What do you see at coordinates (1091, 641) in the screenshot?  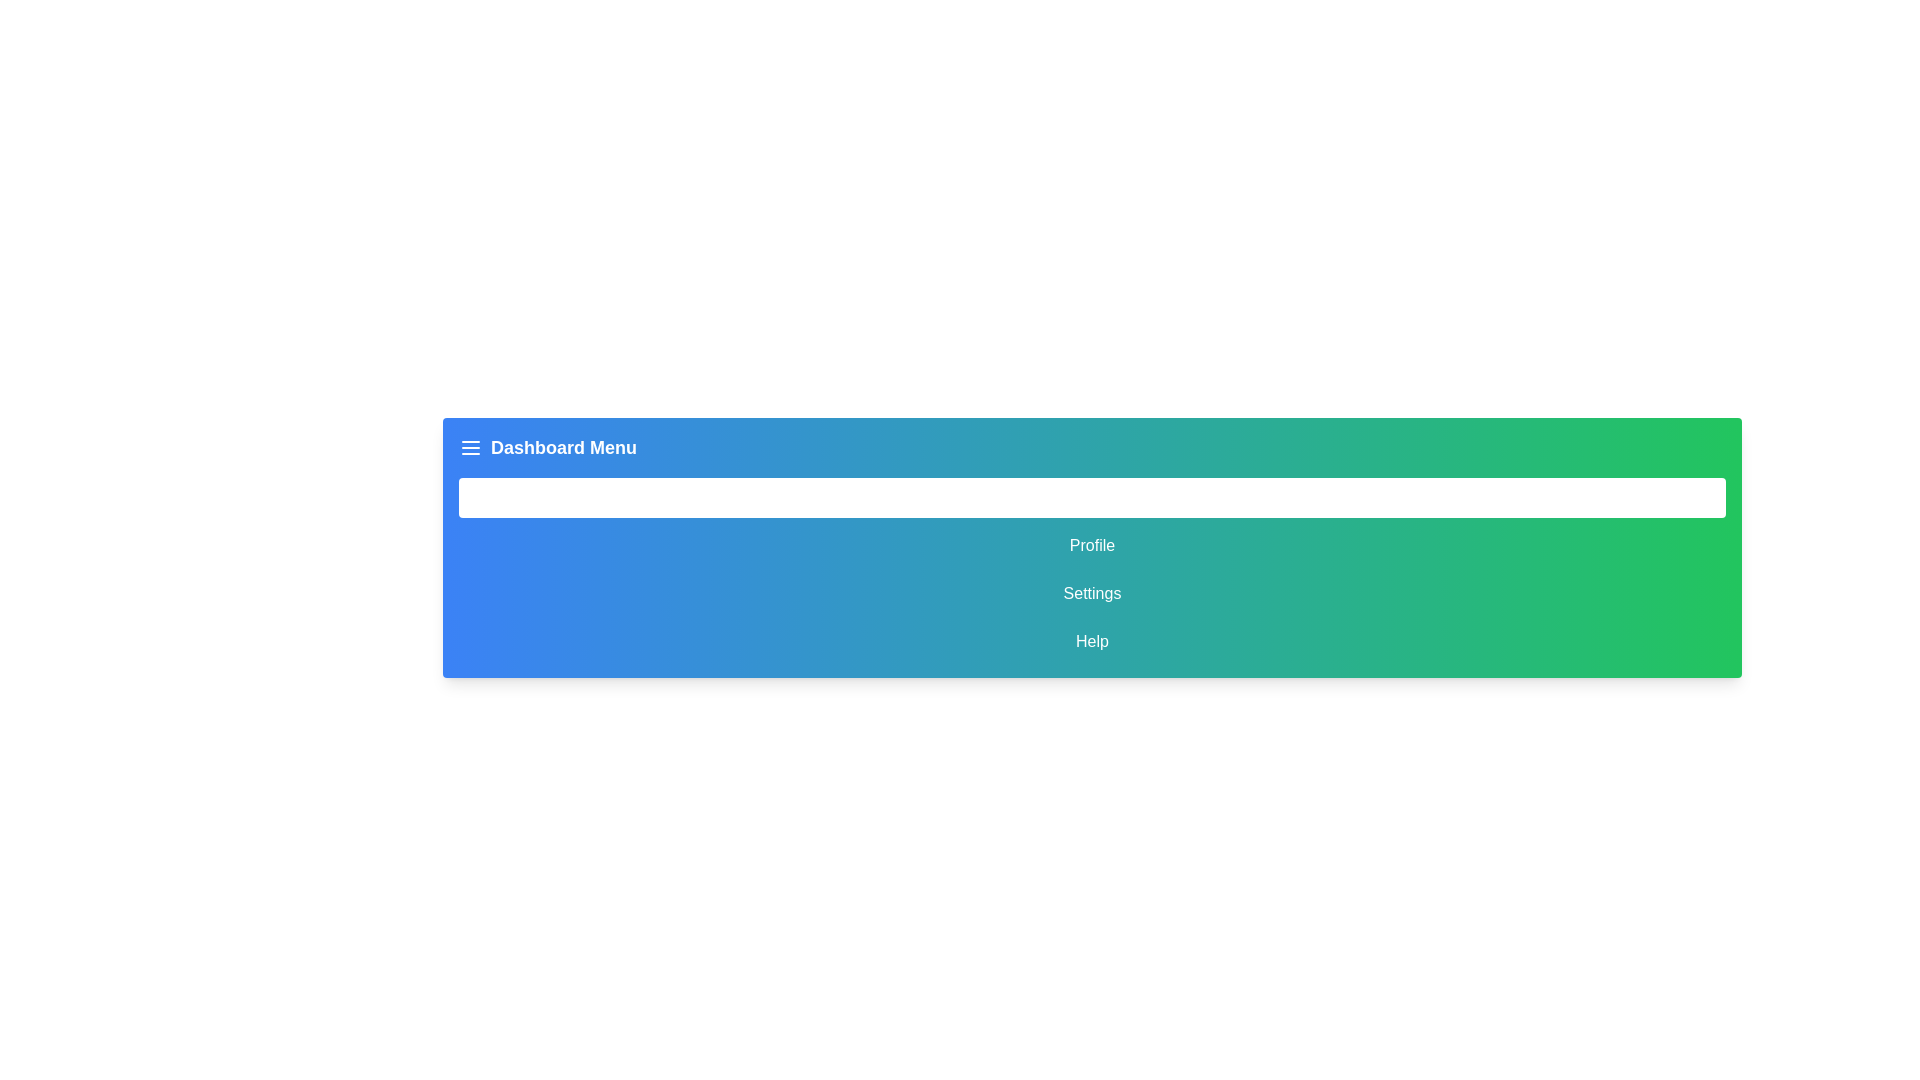 I see `the fourth Text button in the vertical menu` at bounding box center [1091, 641].